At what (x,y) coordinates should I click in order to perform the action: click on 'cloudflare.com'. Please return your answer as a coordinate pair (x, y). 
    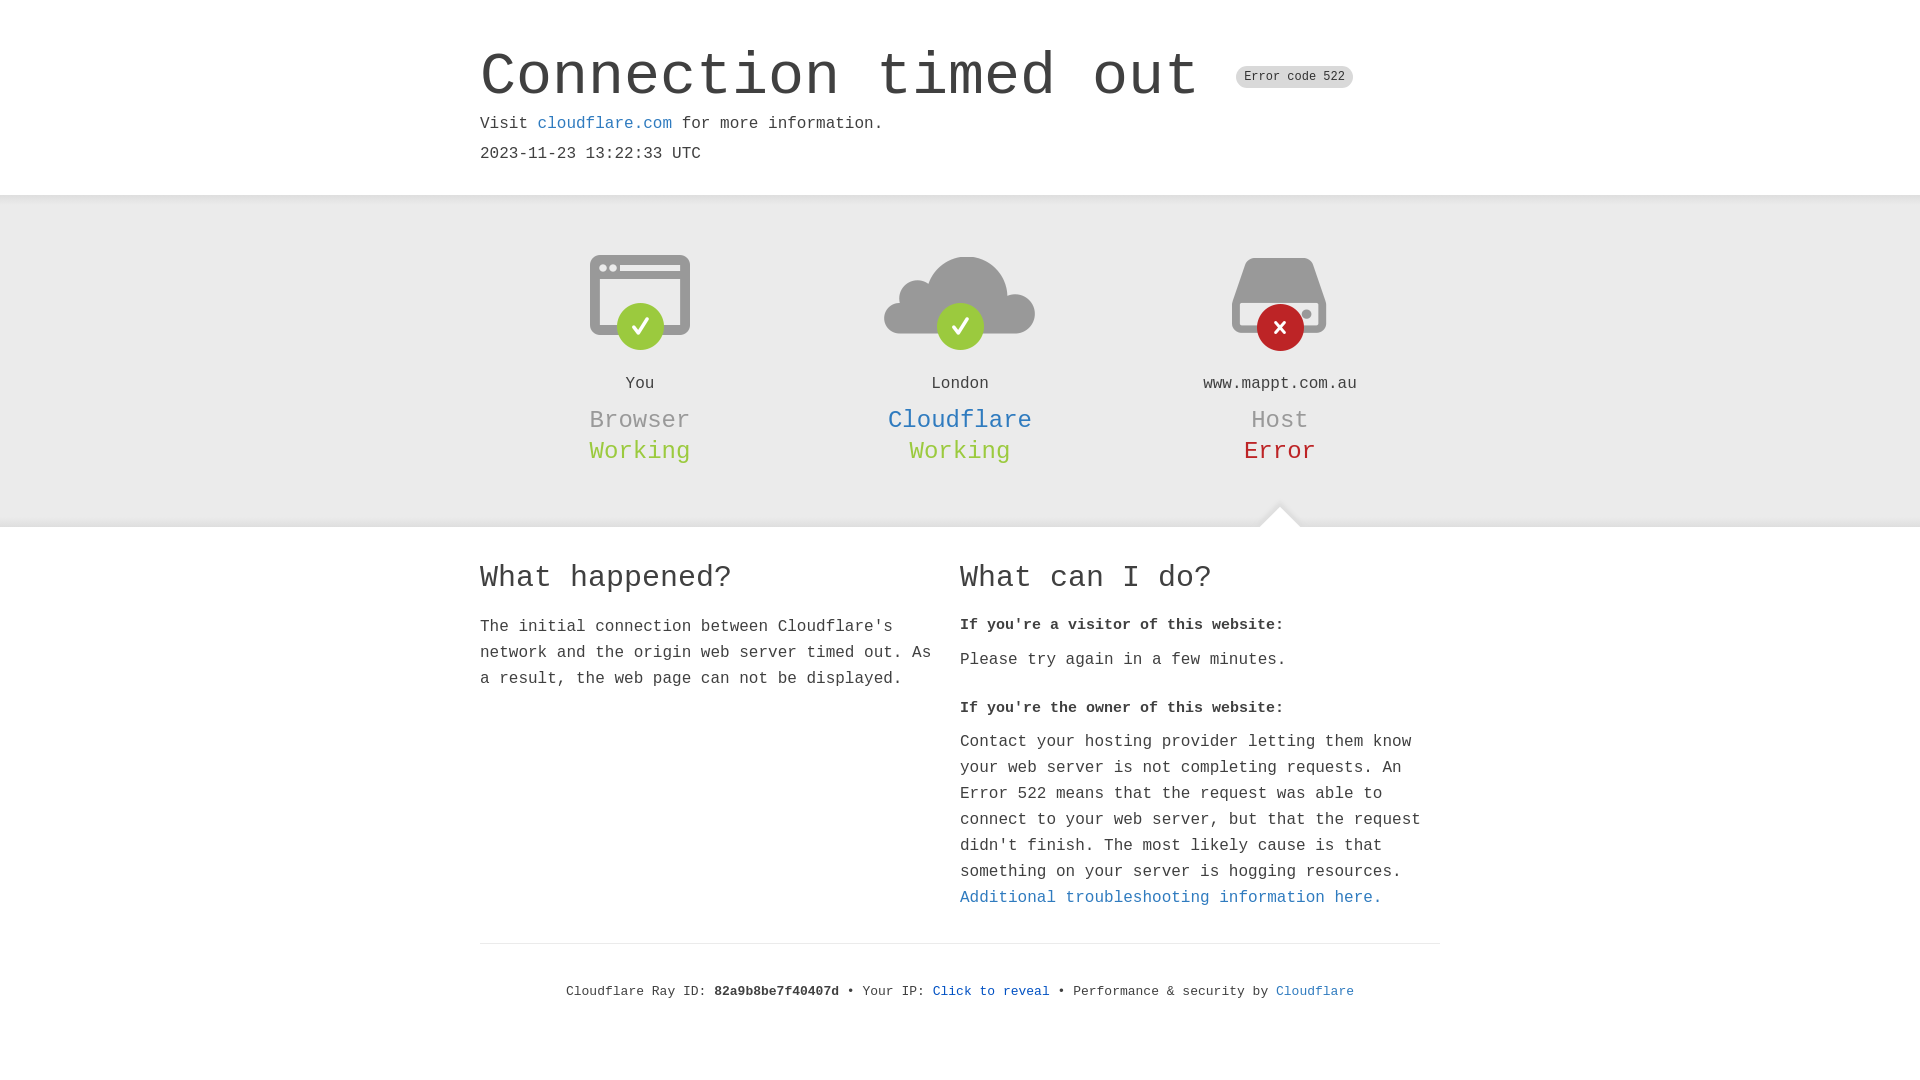
    Looking at the image, I should click on (603, 123).